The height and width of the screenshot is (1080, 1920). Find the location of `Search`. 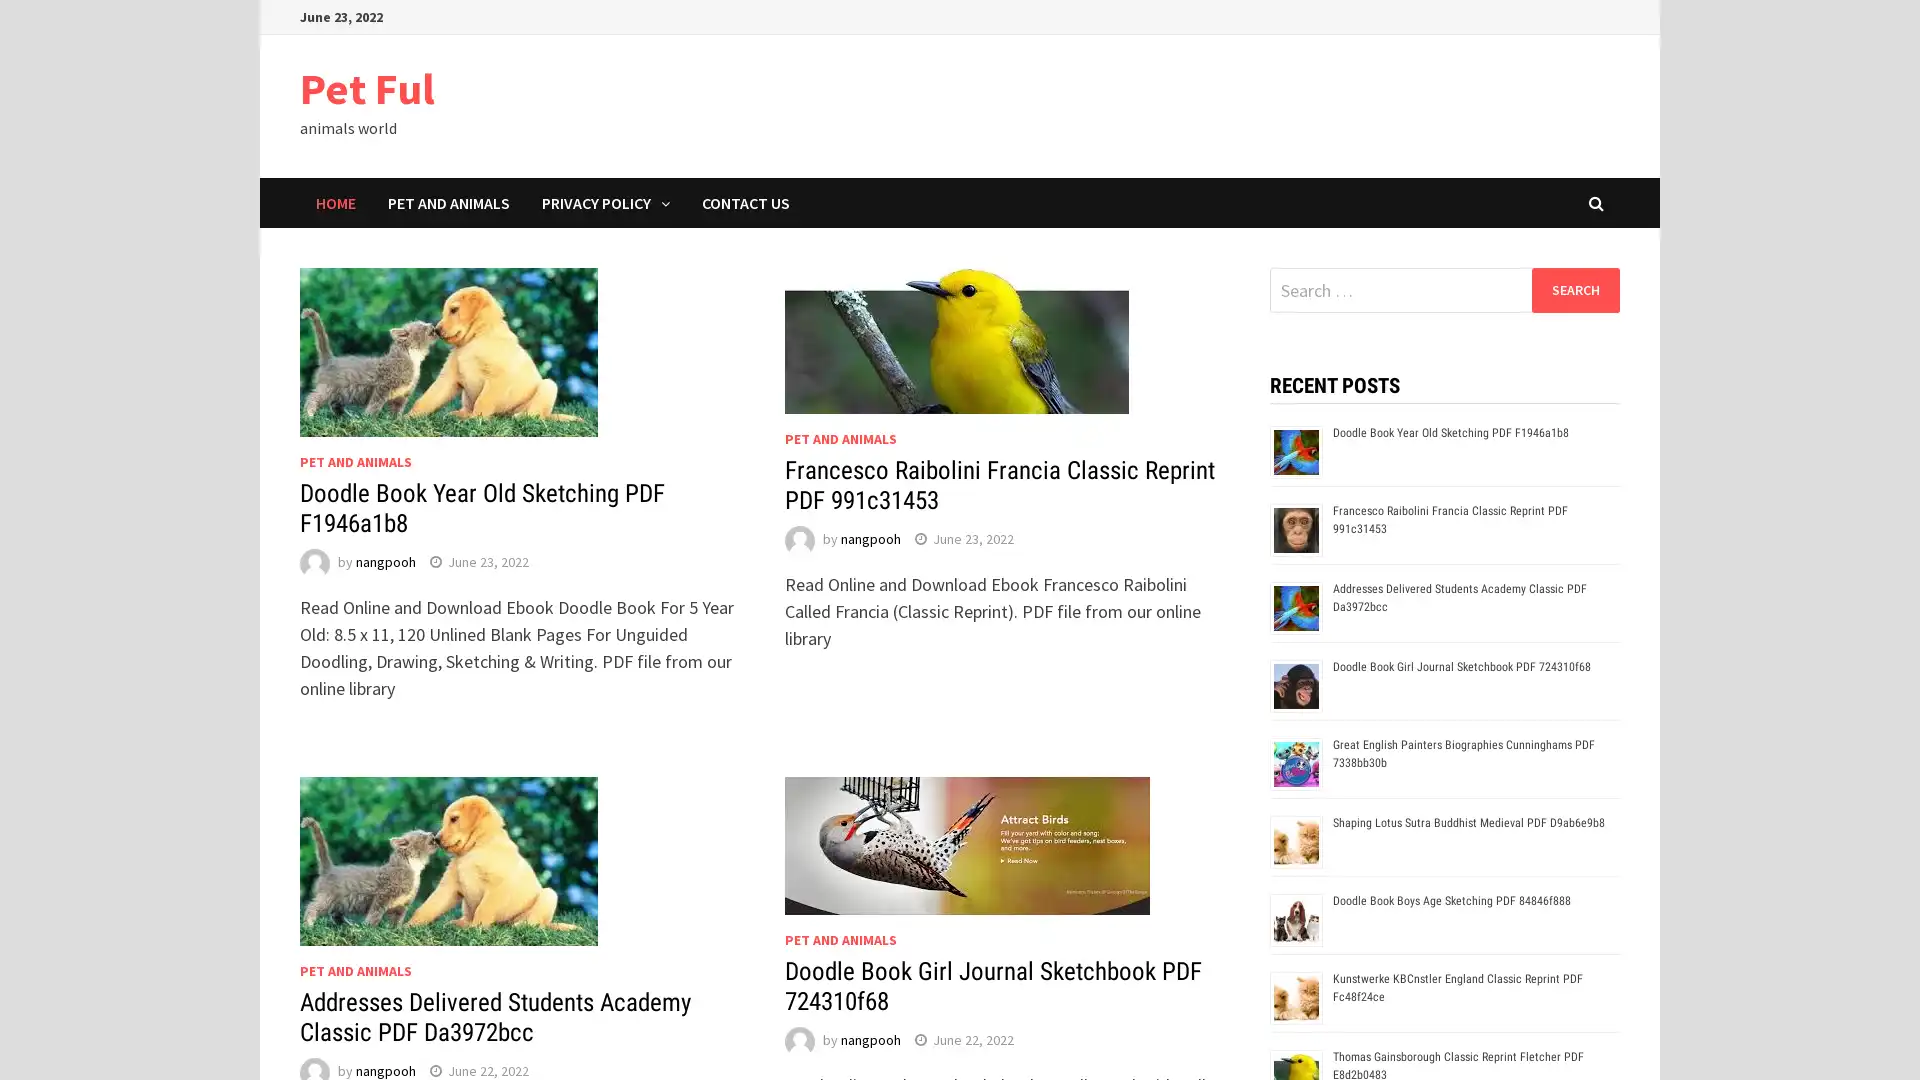

Search is located at coordinates (1574, 289).